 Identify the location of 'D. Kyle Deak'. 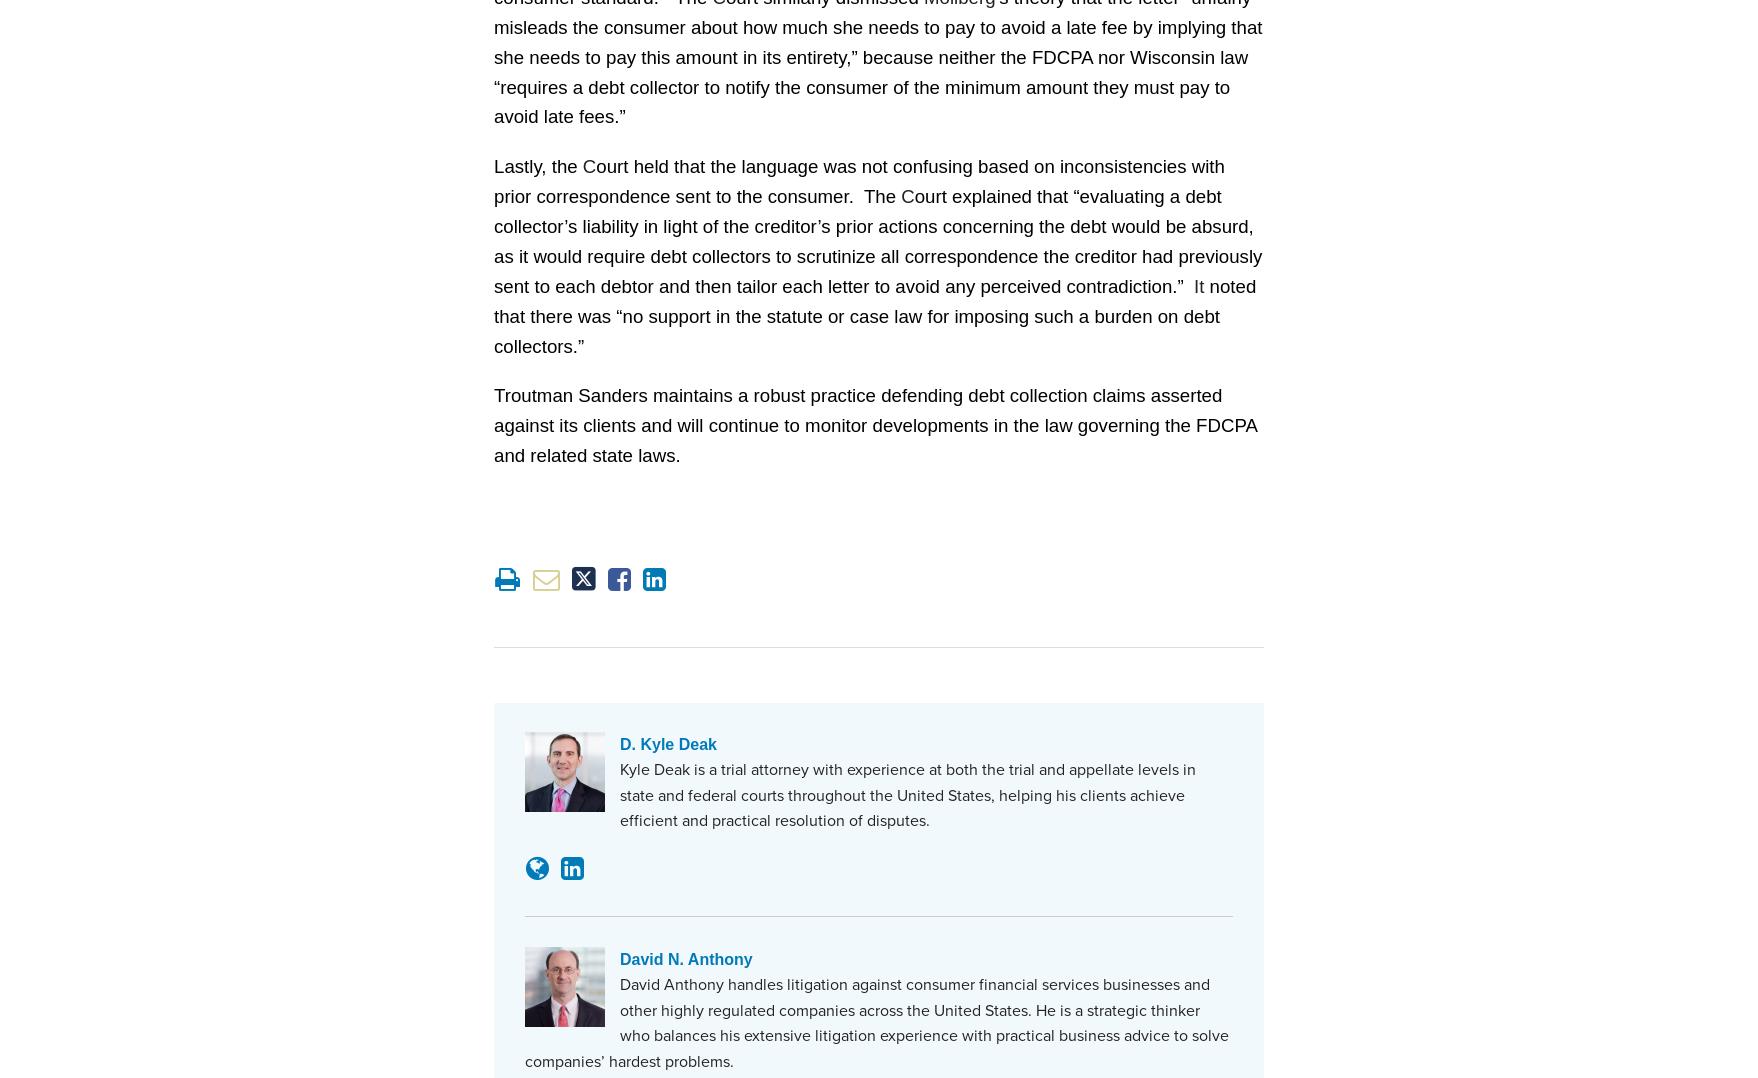
(665, 742).